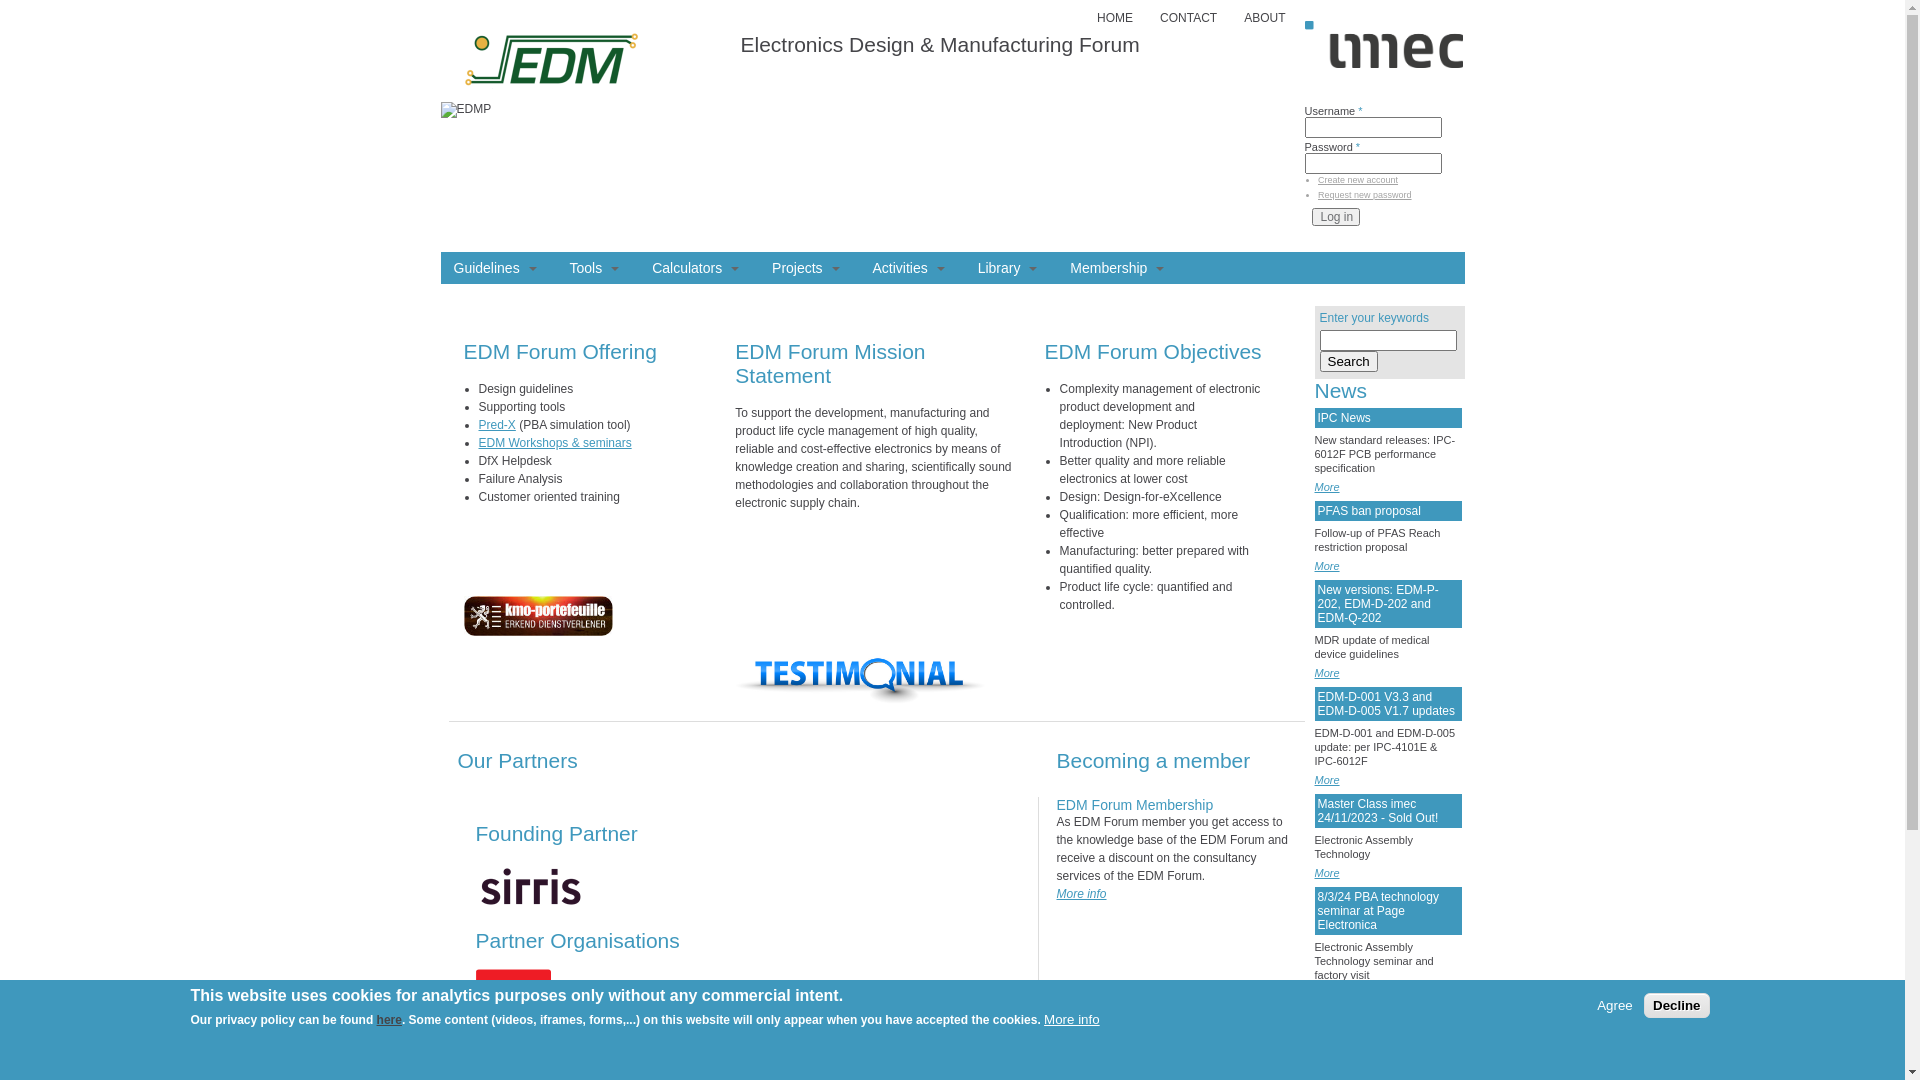 The width and height of the screenshot is (1920, 1080). I want to click on 'HOME', so click(1113, 18).